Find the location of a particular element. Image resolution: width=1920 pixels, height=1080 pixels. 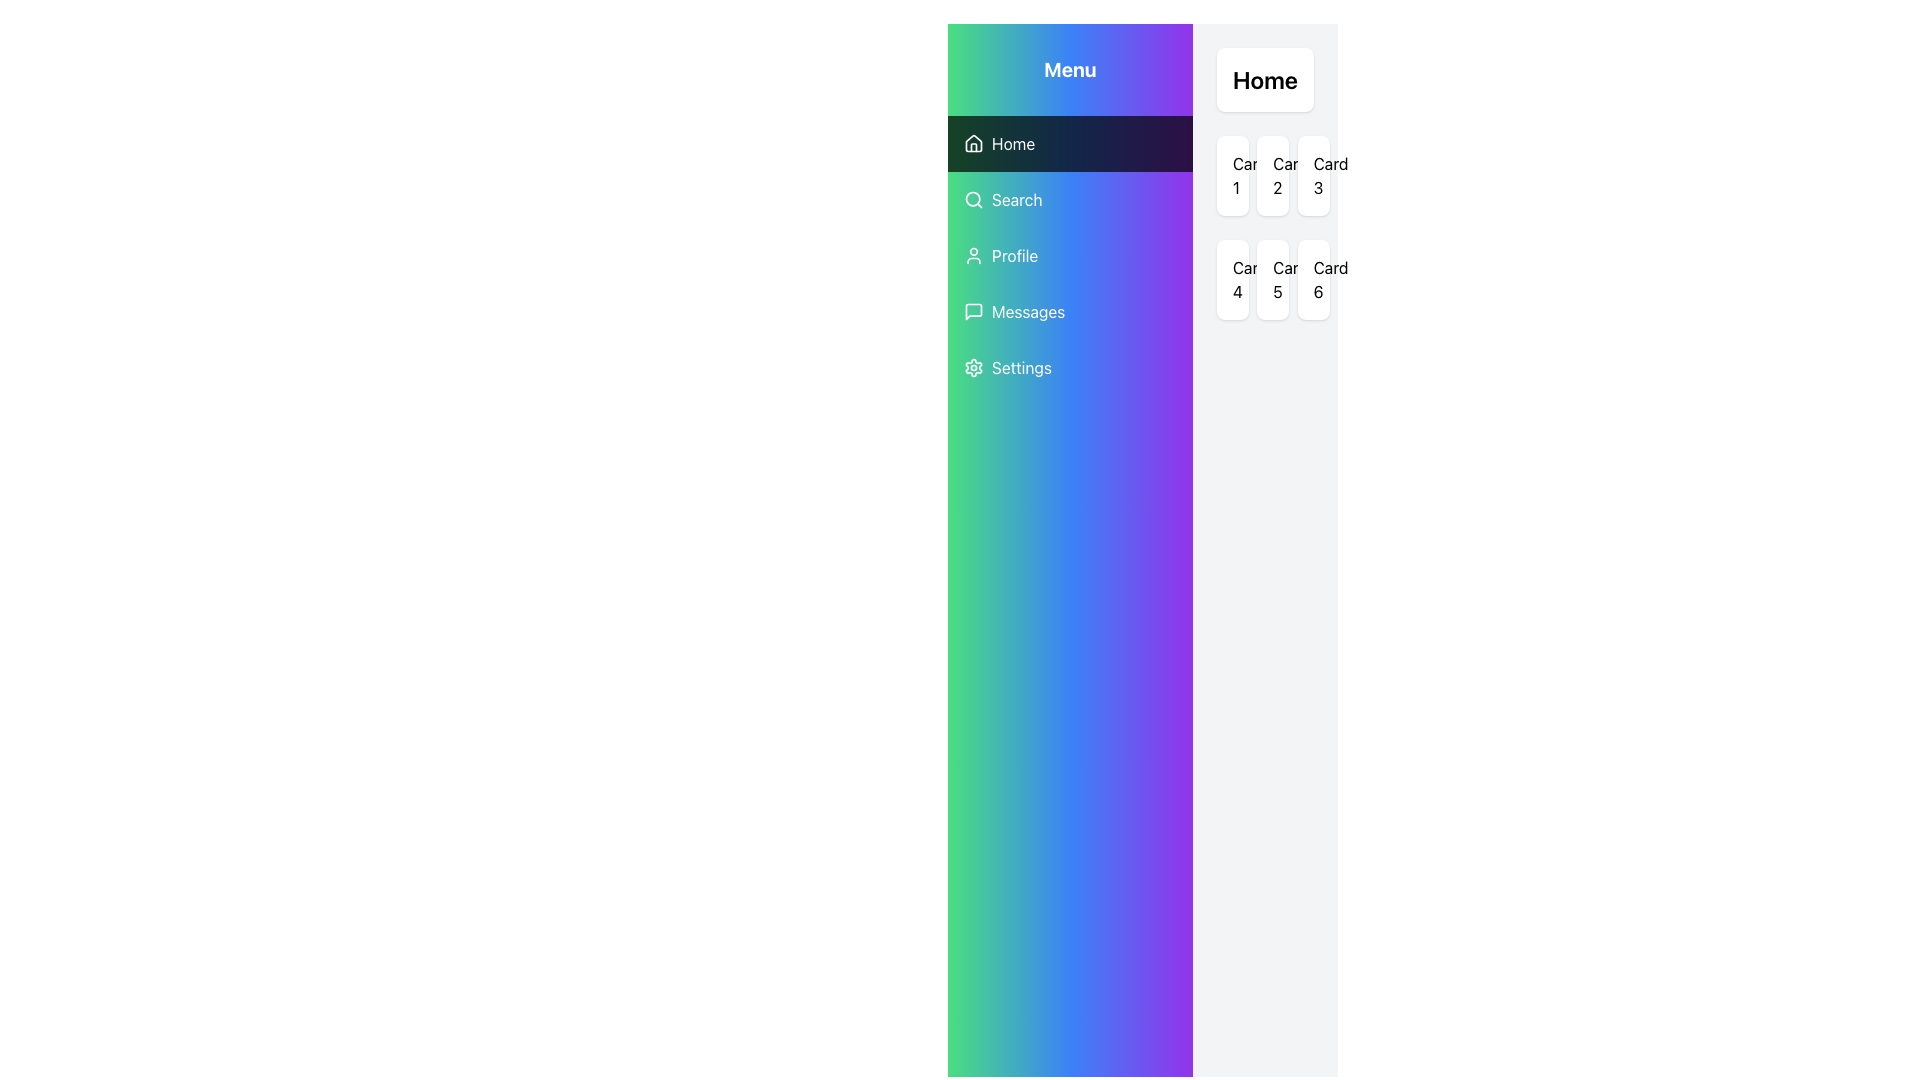

the navigation button for search functionality using keyboard navigation is located at coordinates (1069, 200).